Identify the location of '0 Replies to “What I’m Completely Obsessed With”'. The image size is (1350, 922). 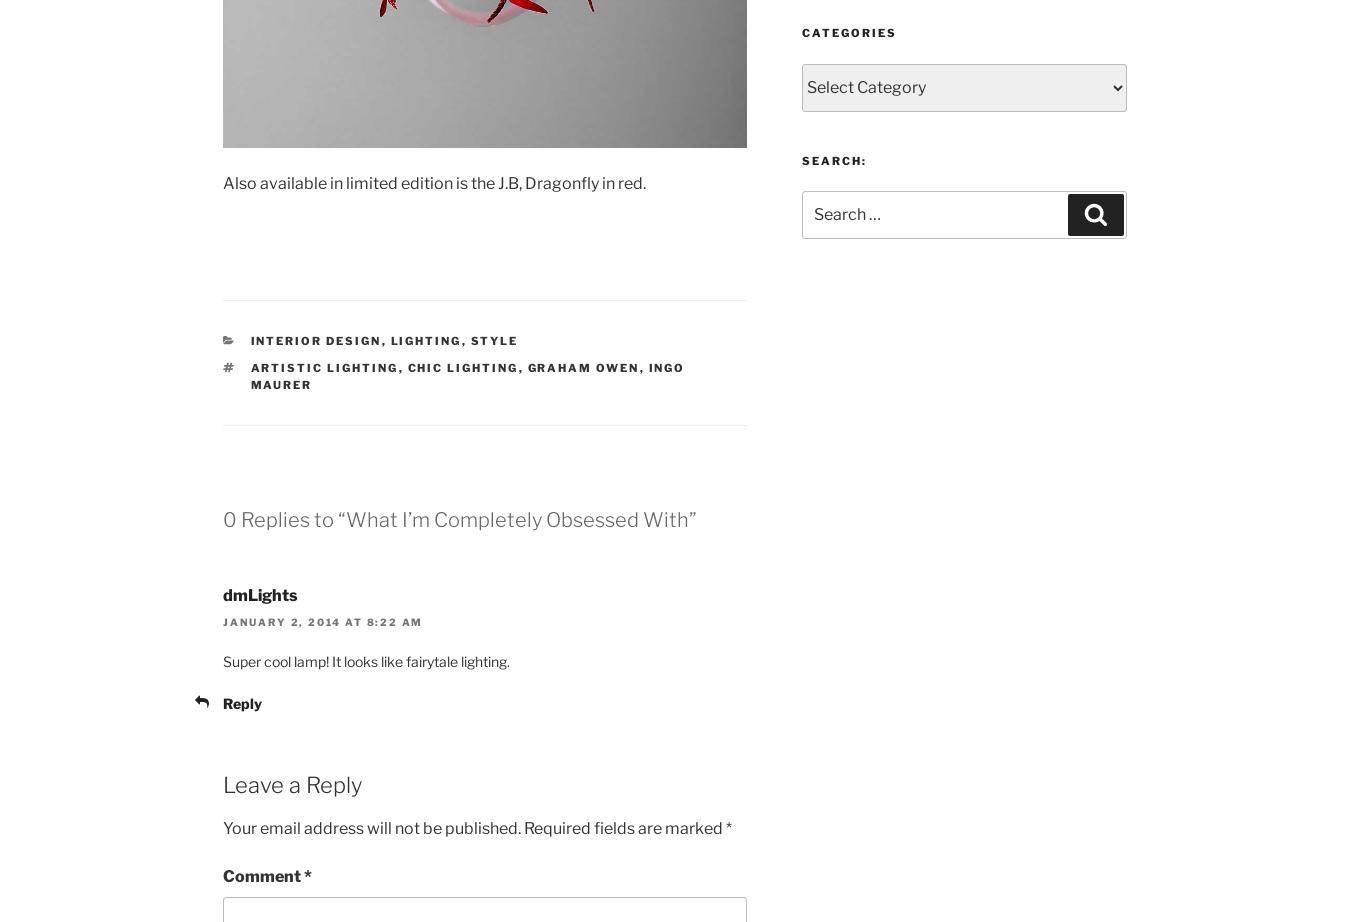
(458, 520).